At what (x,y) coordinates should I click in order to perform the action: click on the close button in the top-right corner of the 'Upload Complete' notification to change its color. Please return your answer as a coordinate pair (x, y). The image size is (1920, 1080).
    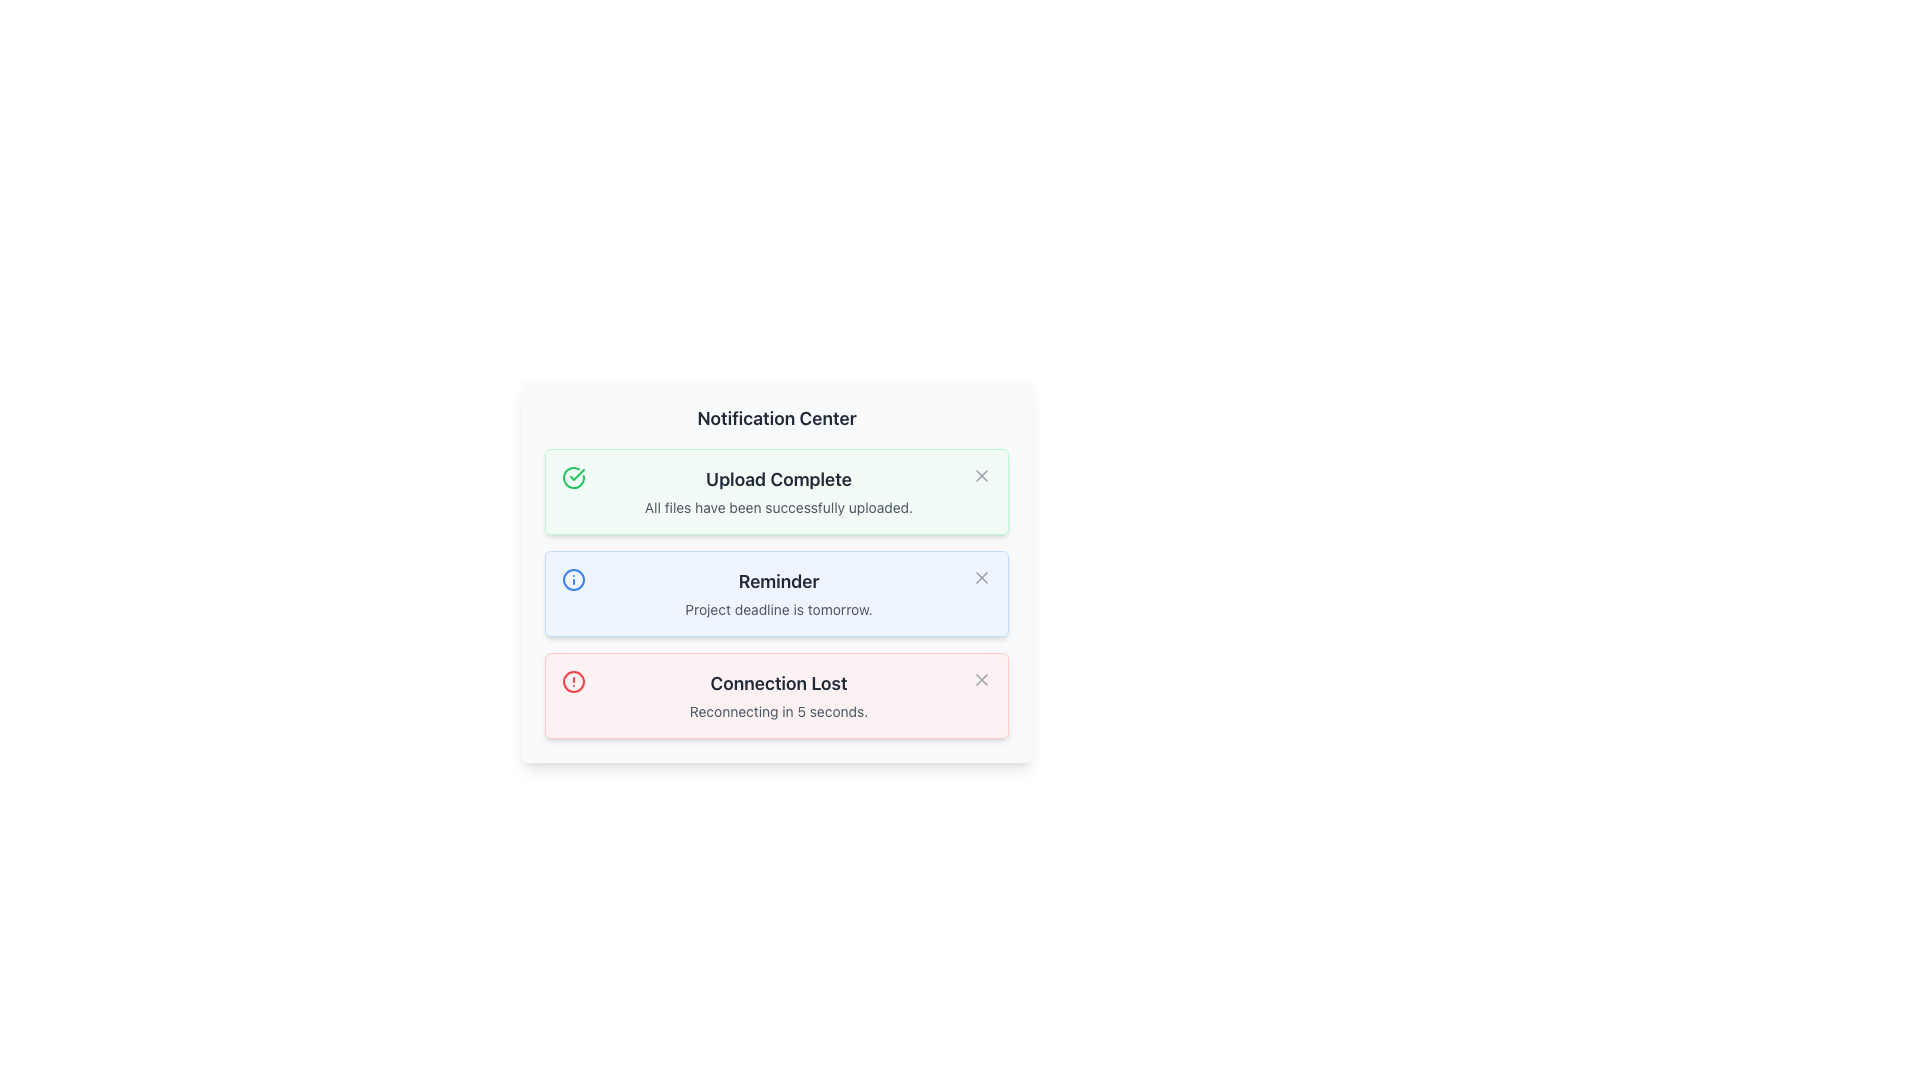
    Looking at the image, I should click on (975, 475).